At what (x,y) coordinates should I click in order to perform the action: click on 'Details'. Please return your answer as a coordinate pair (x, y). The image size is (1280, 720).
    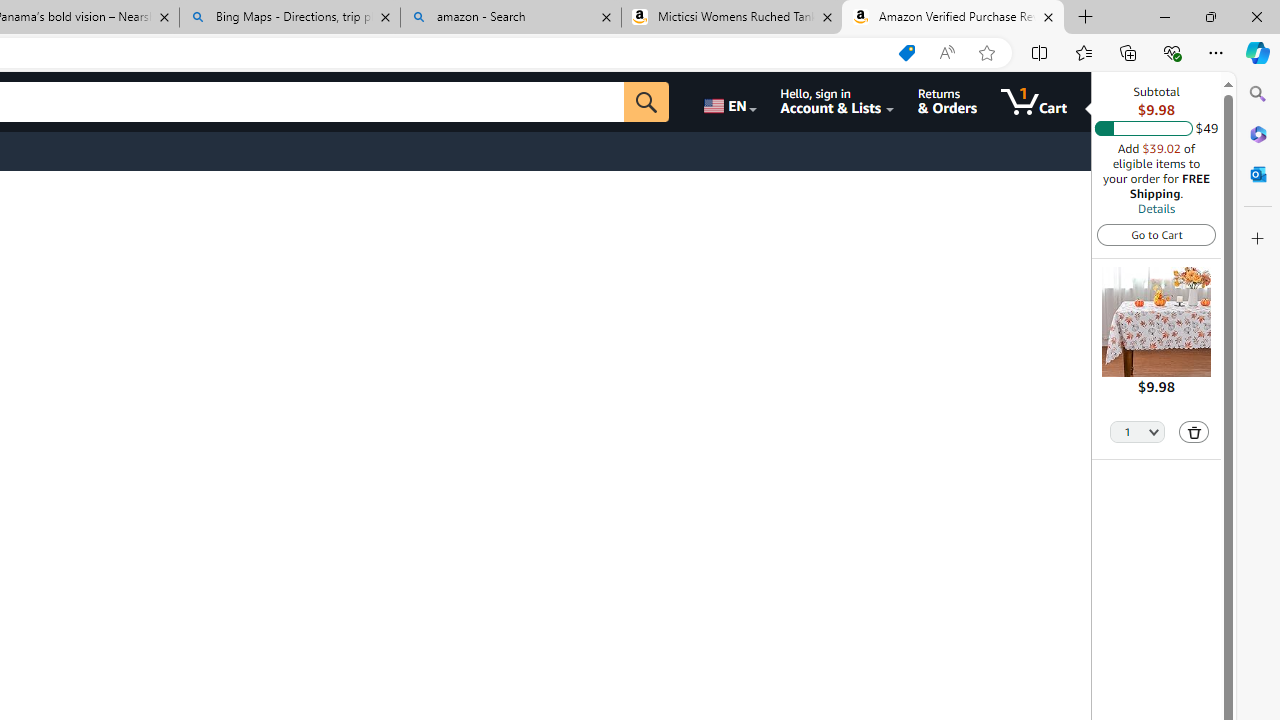
    Looking at the image, I should click on (1156, 208).